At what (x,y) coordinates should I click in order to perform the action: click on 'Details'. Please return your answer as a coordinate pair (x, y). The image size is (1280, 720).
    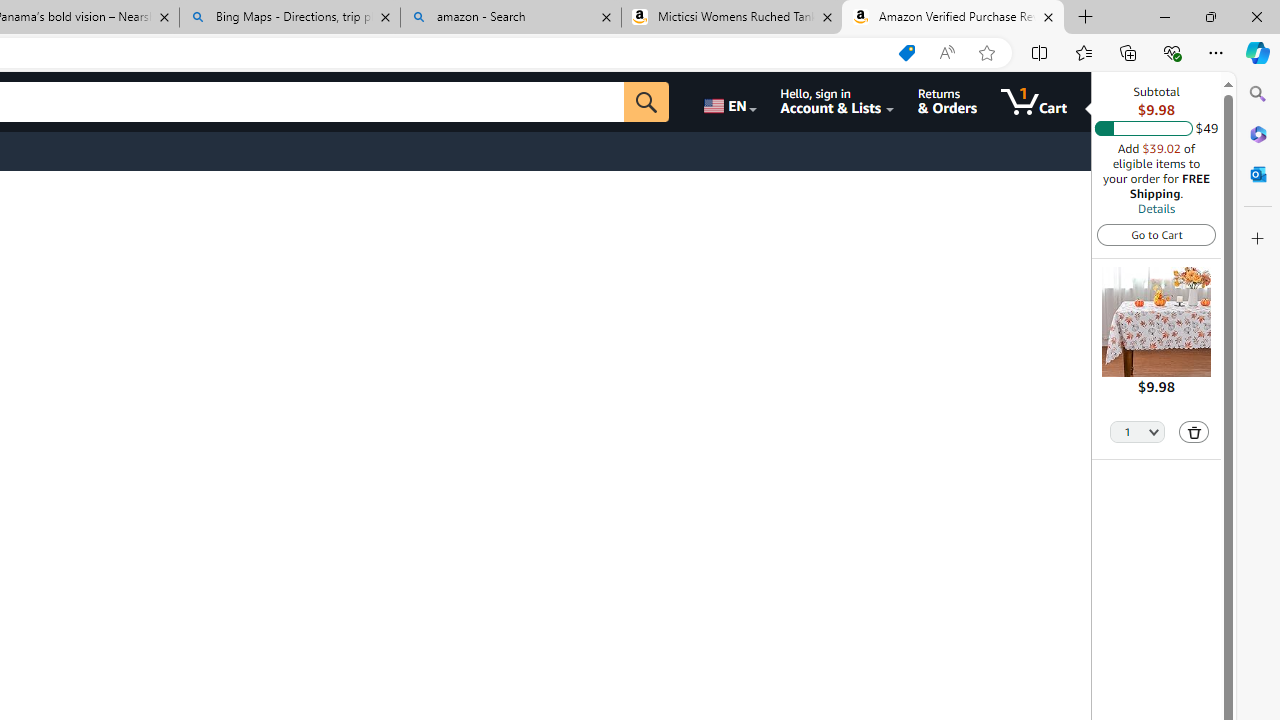
    Looking at the image, I should click on (1156, 208).